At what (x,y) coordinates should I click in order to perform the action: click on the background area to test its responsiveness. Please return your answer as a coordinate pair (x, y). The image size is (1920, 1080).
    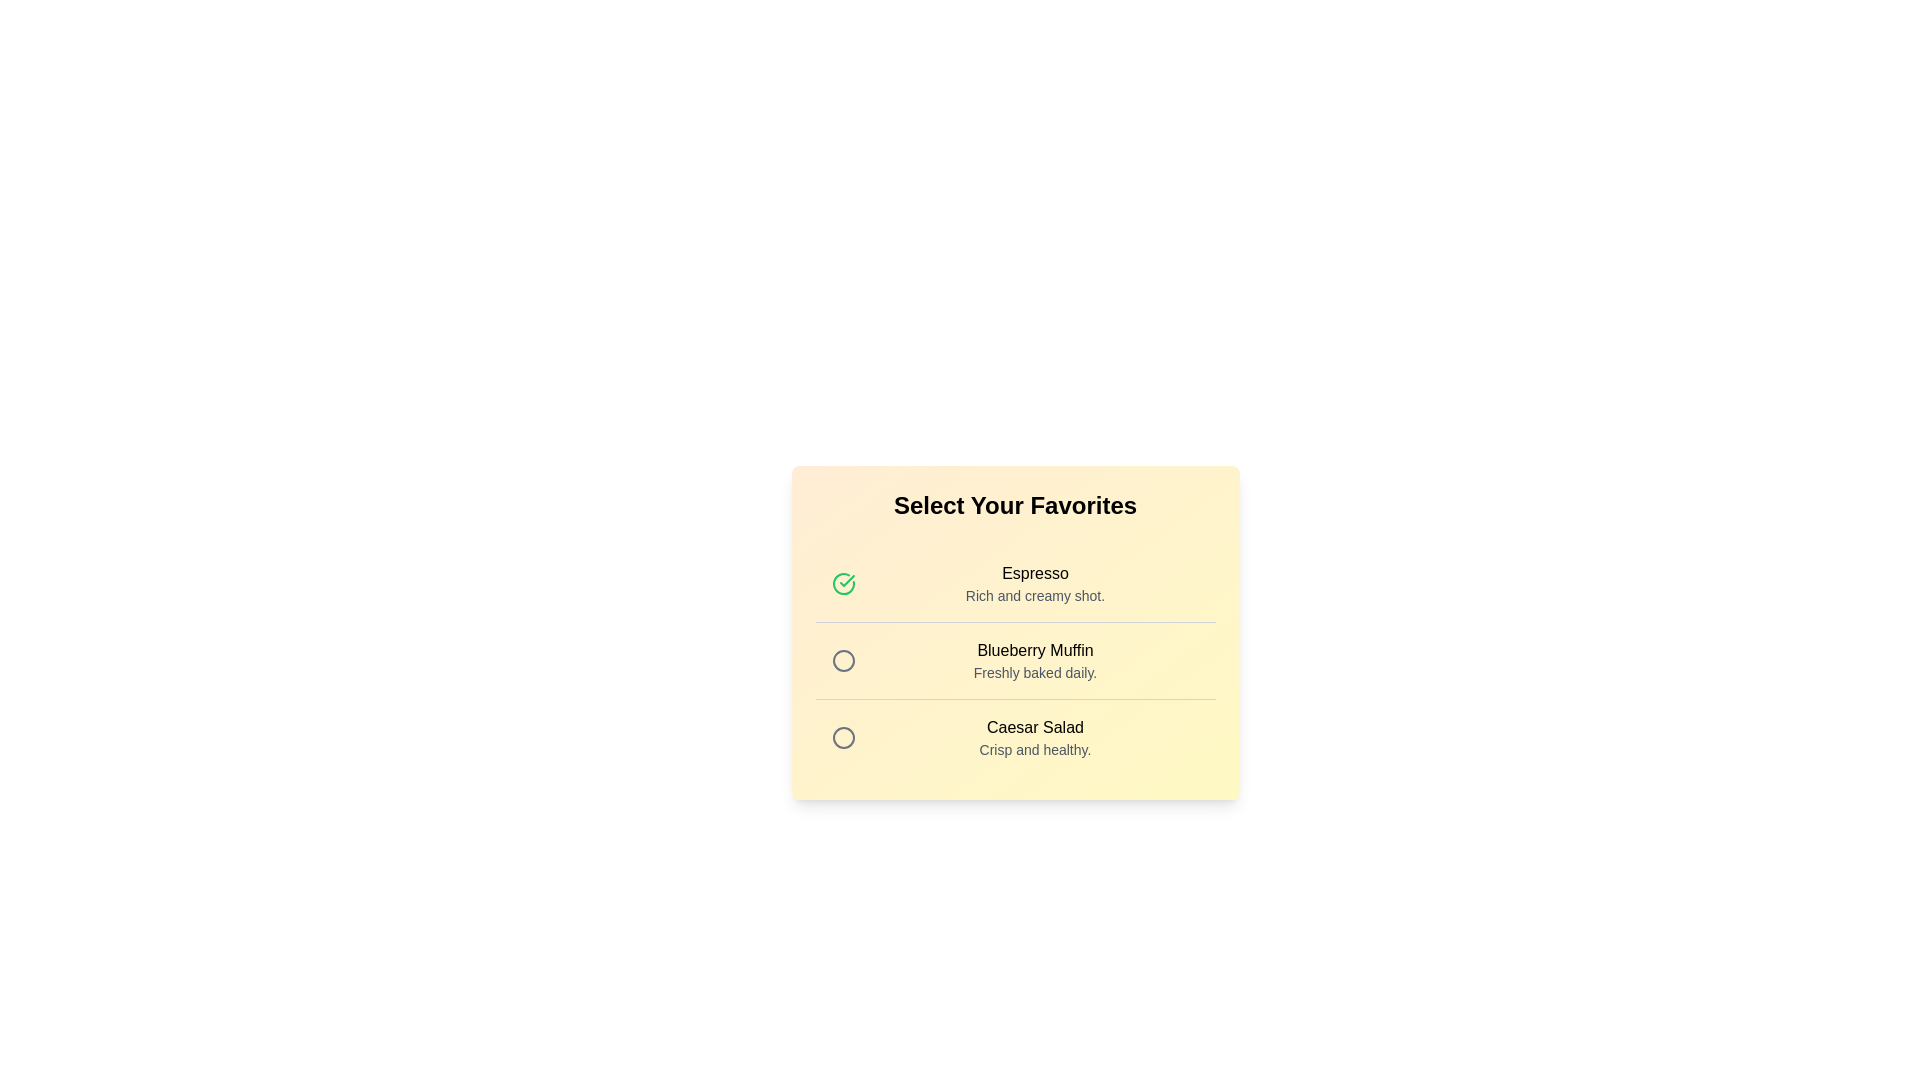
    Looking at the image, I should click on (1014, 733).